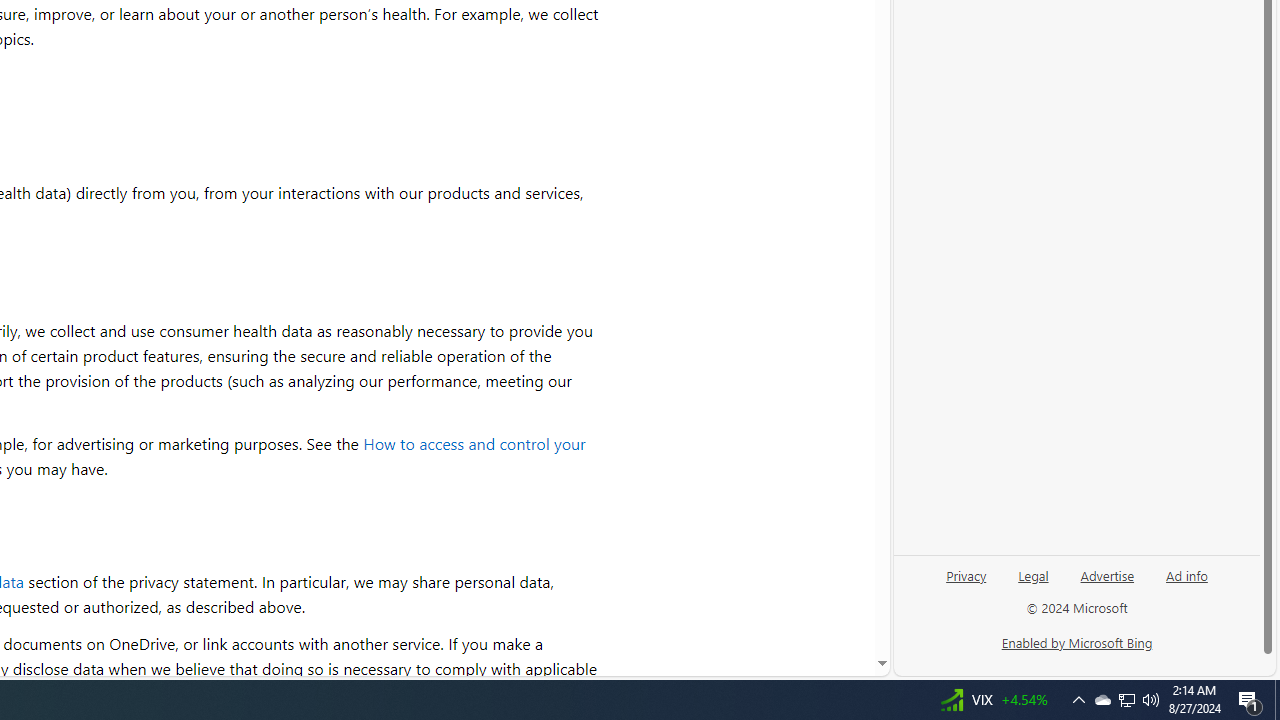 The height and width of the screenshot is (720, 1280). Describe the element at coordinates (1186, 583) in the screenshot. I see `'Ad info'` at that location.